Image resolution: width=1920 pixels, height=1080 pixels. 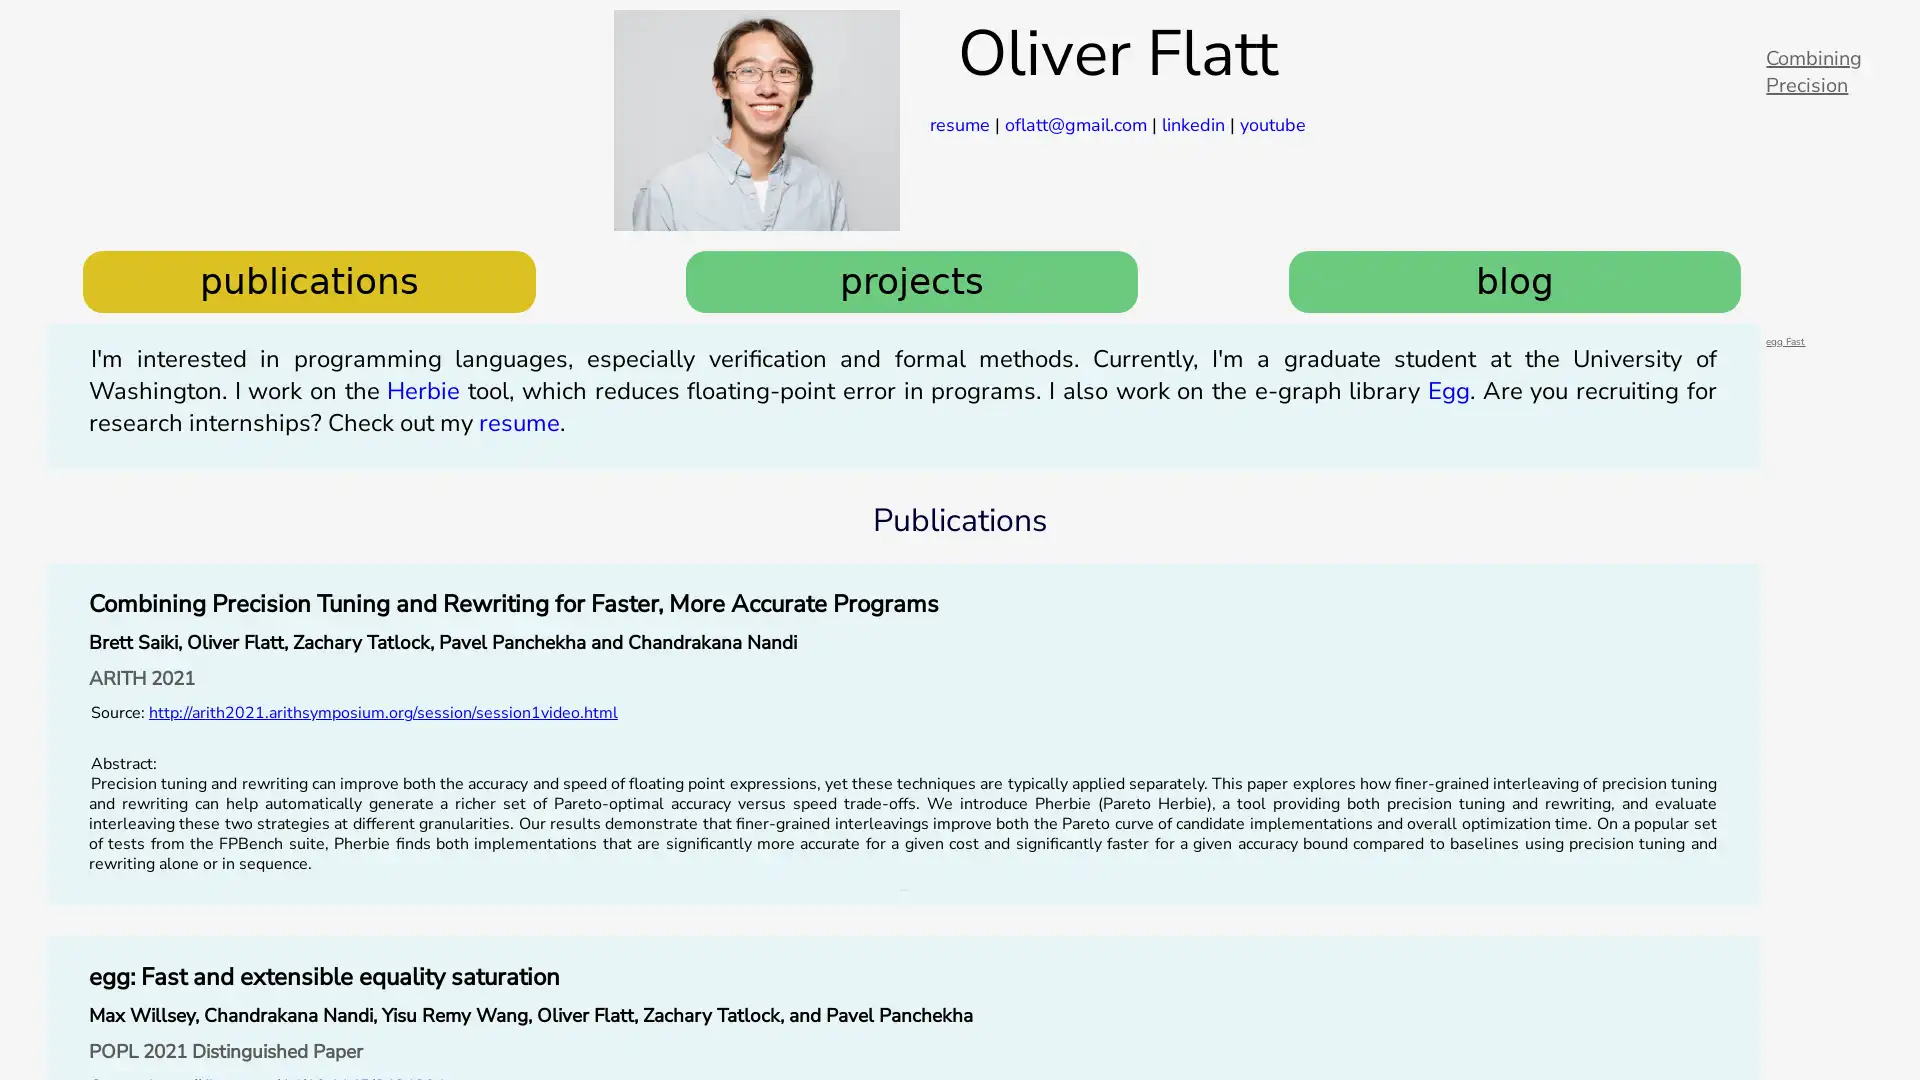 What do you see at coordinates (911, 281) in the screenshot?
I see `projects` at bounding box center [911, 281].